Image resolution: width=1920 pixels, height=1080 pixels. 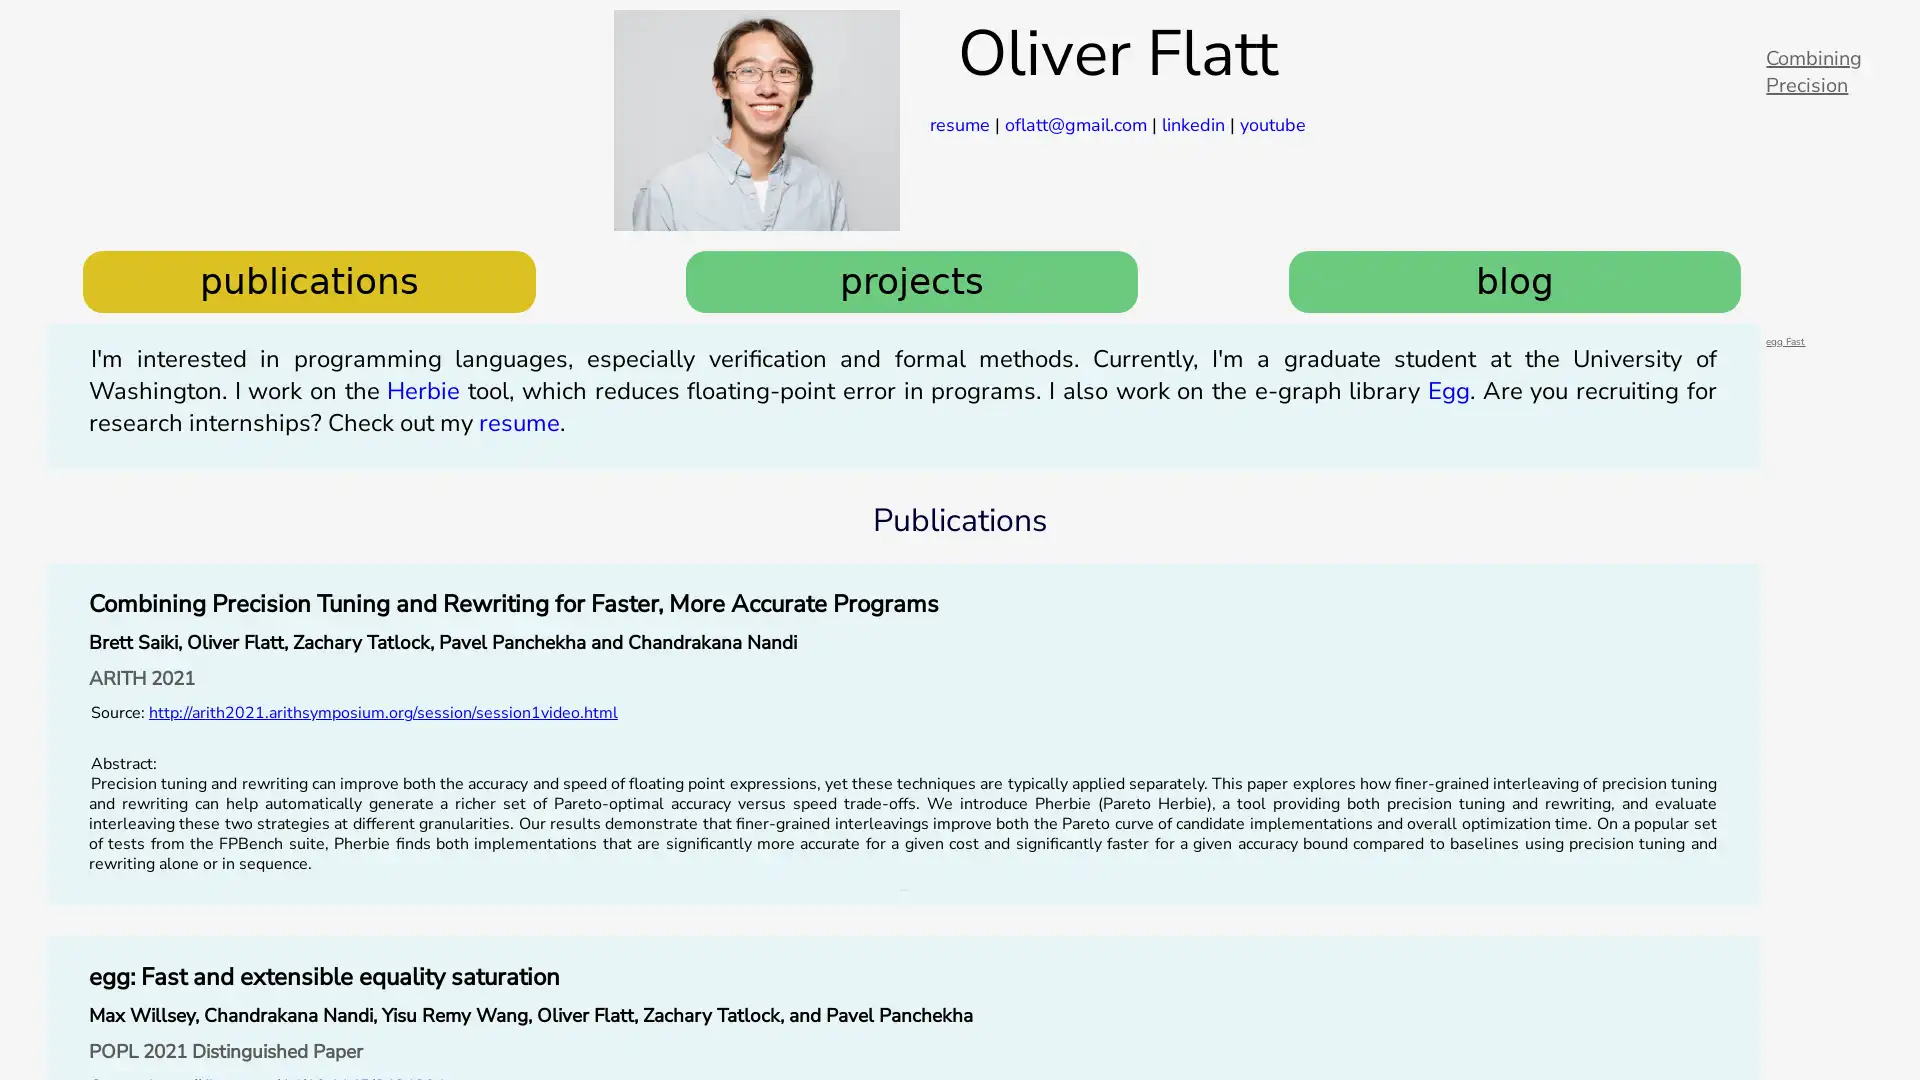 What do you see at coordinates (911, 281) in the screenshot?
I see `projects` at bounding box center [911, 281].